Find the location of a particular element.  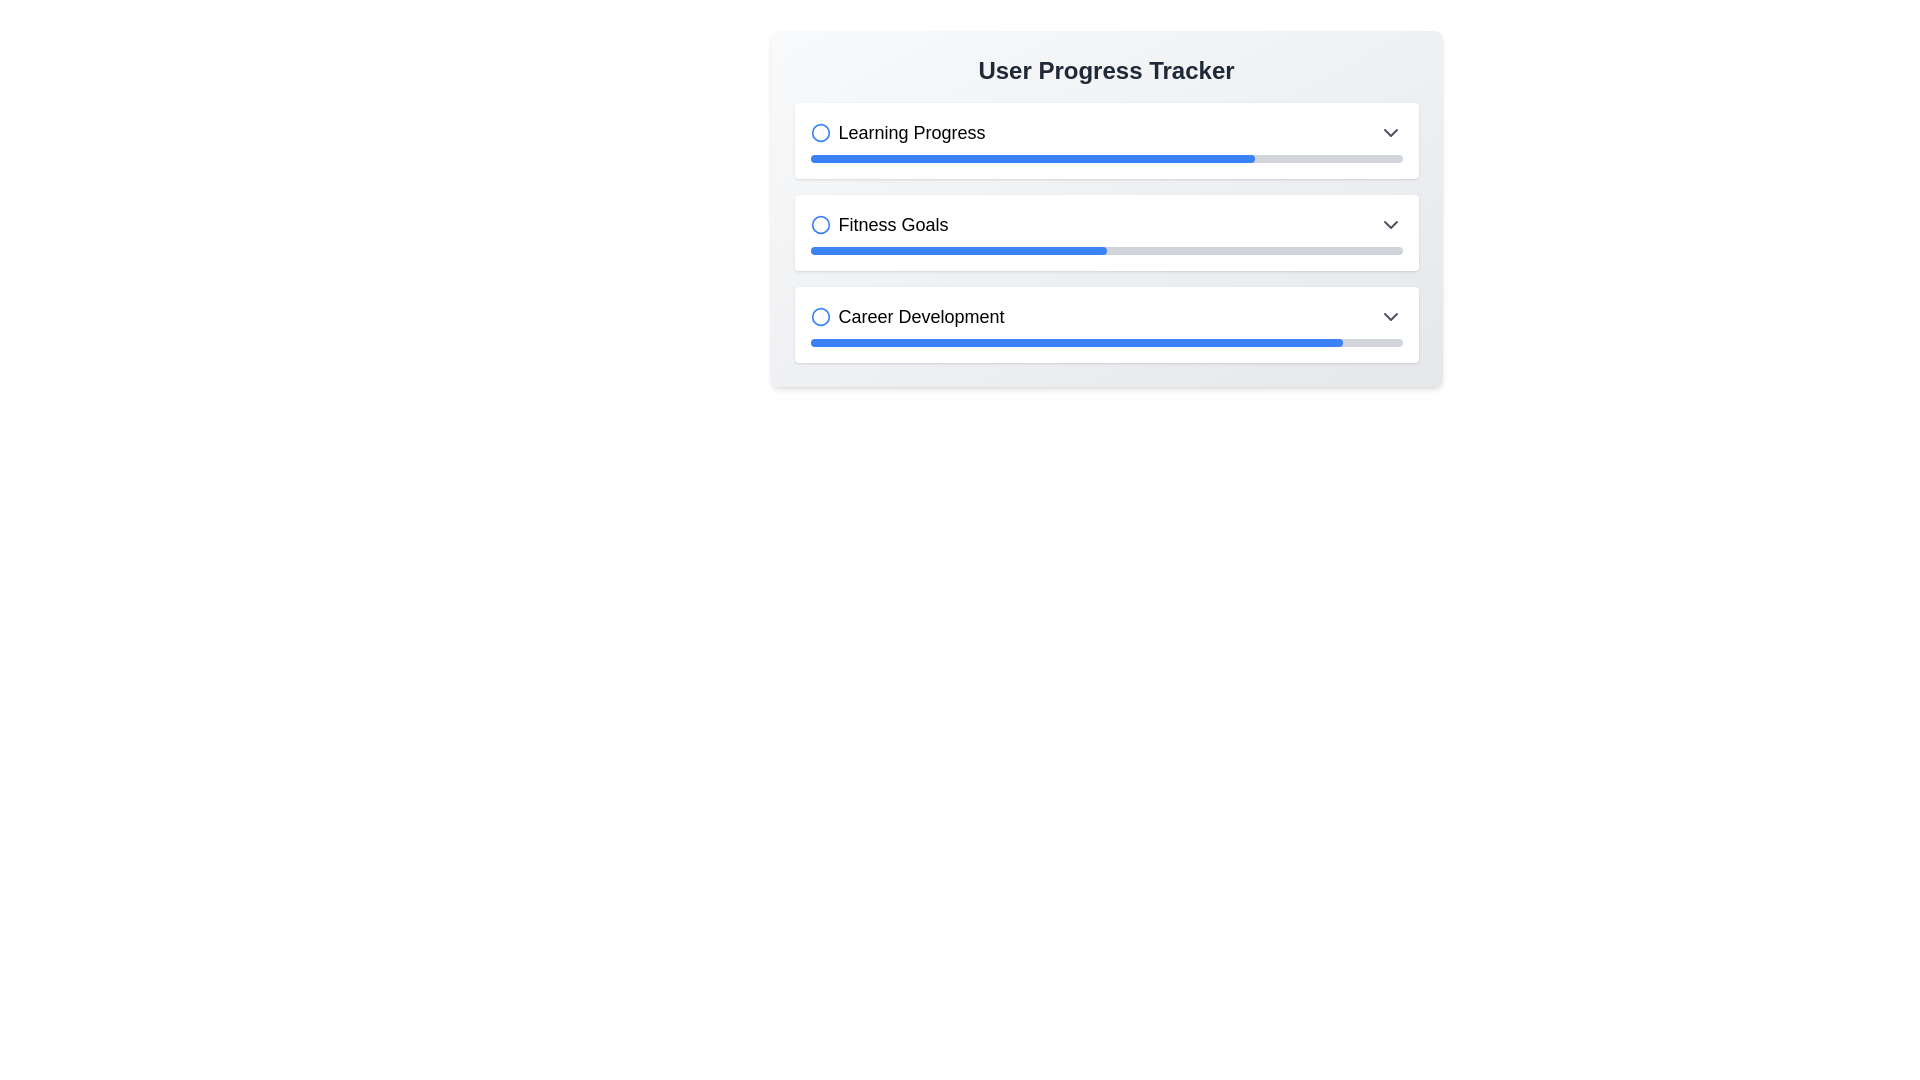

the static label 'Learning Progress' which is visually characterized by a bold font and a circular blue icon to its left, located in the 'User Progress Tracker' section is located at coordinates (896, 132).